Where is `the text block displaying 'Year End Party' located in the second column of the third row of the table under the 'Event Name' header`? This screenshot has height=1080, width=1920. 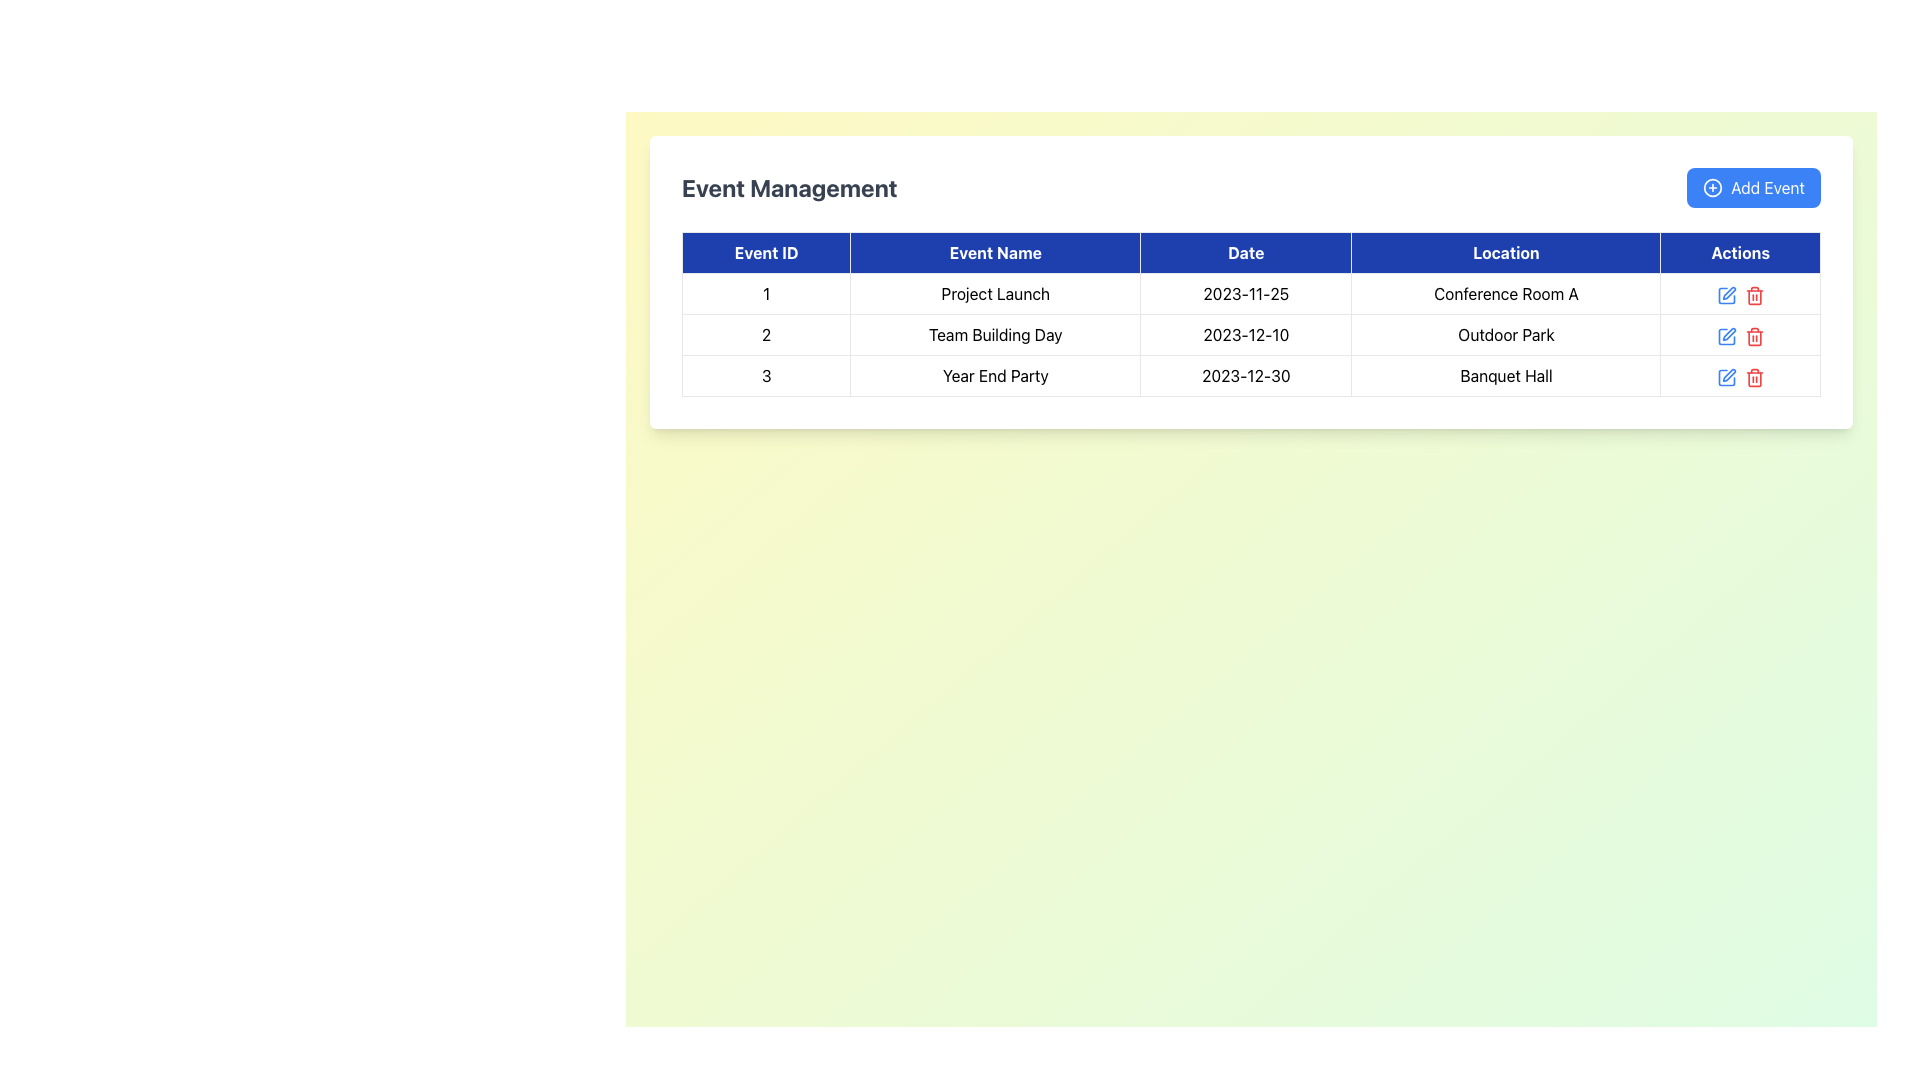
the text block displaying 'Year End Party' located in the second column of the third row of the table under the 'Event Name' header is located at coordinates (995, 375).